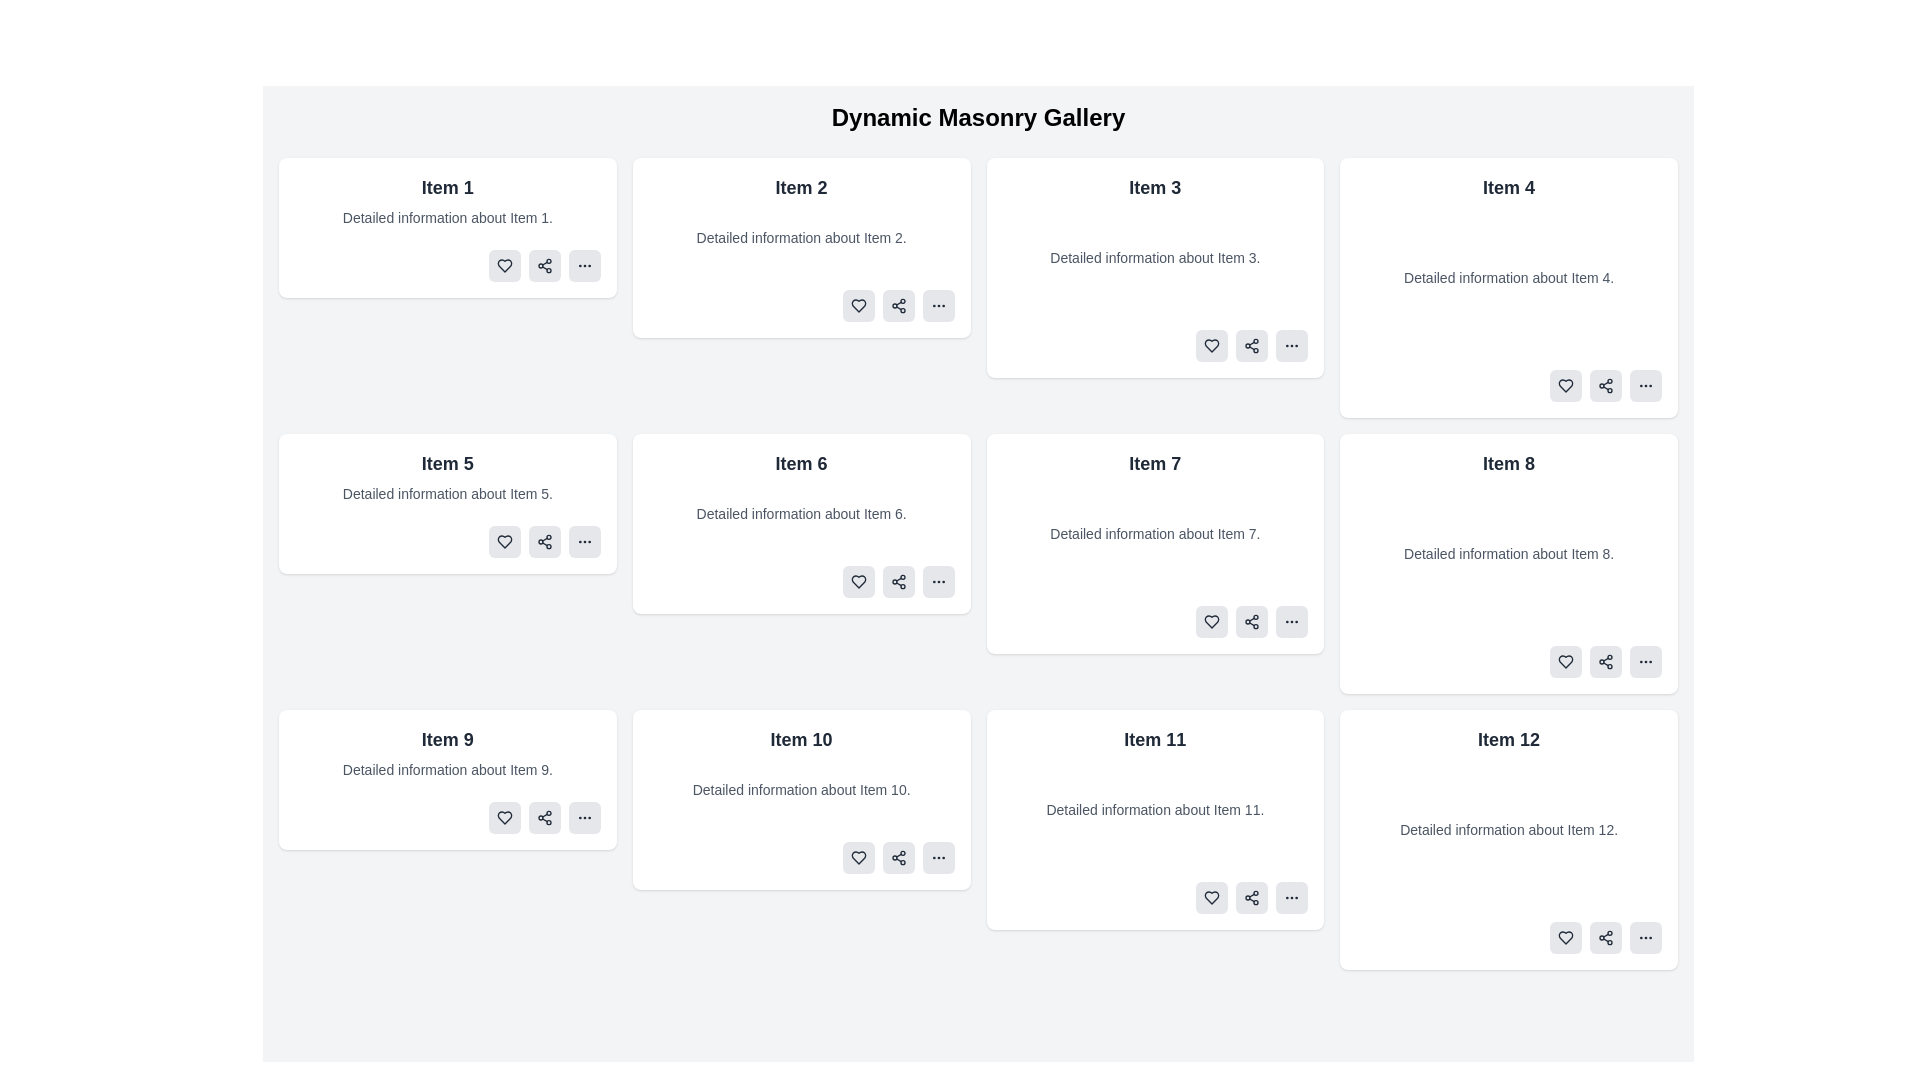 The image size is (1920, 1080). I want to click on the static text displaying 'Detailed information about Item 1.' which is styled in smaller-sized light gray font, located beneath the main heading 'Item 1' in the first card of a grid layout, centered horizontally, so click(446, 218).